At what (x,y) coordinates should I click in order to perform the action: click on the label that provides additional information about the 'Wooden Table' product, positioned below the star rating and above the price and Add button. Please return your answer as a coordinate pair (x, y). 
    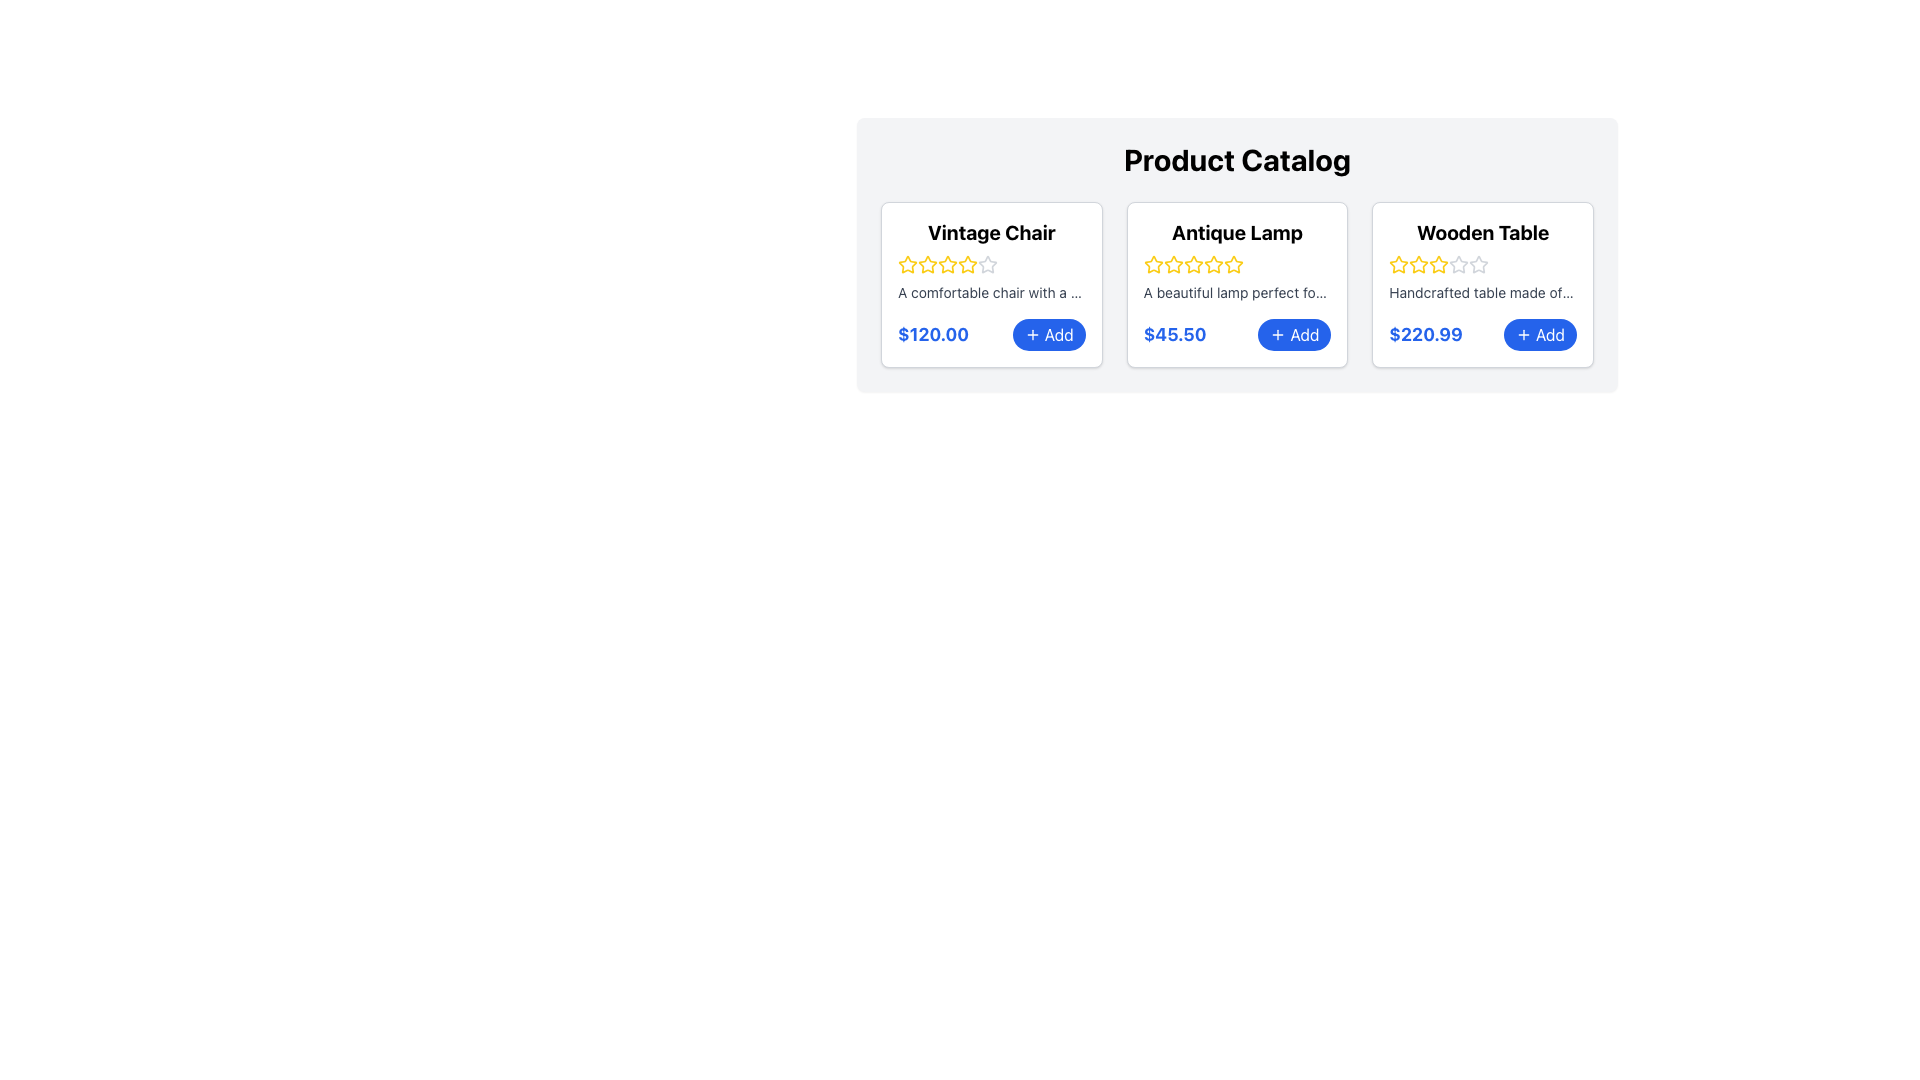
    Looking at the image, I should click on (1483, 293).